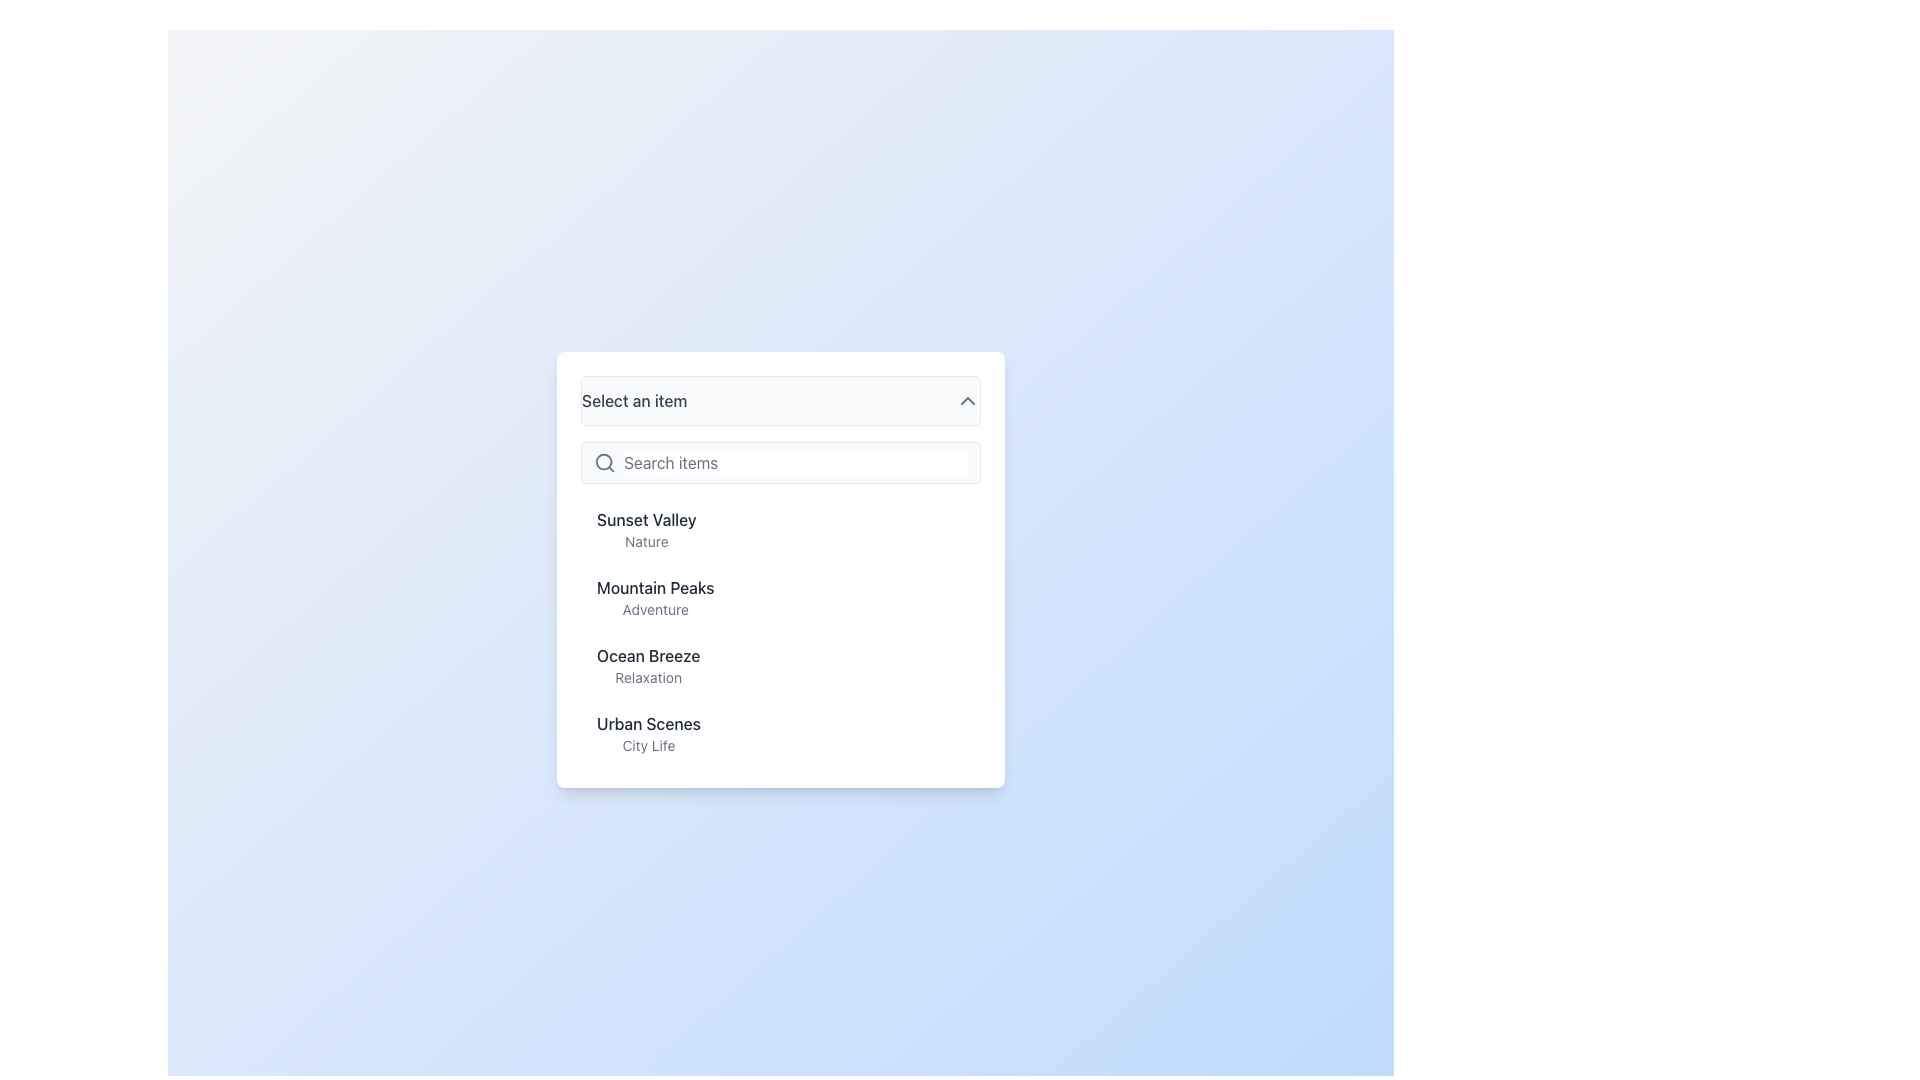 The height and width of the screenshot is (1080, 1920). What do you see at coordinates (646, 542) in the screenshot?
I see `the static text label displaying 'Nature', which is located directly below 'Sunset Valley' in the dropdown menu` at bounding box center [646, 542].